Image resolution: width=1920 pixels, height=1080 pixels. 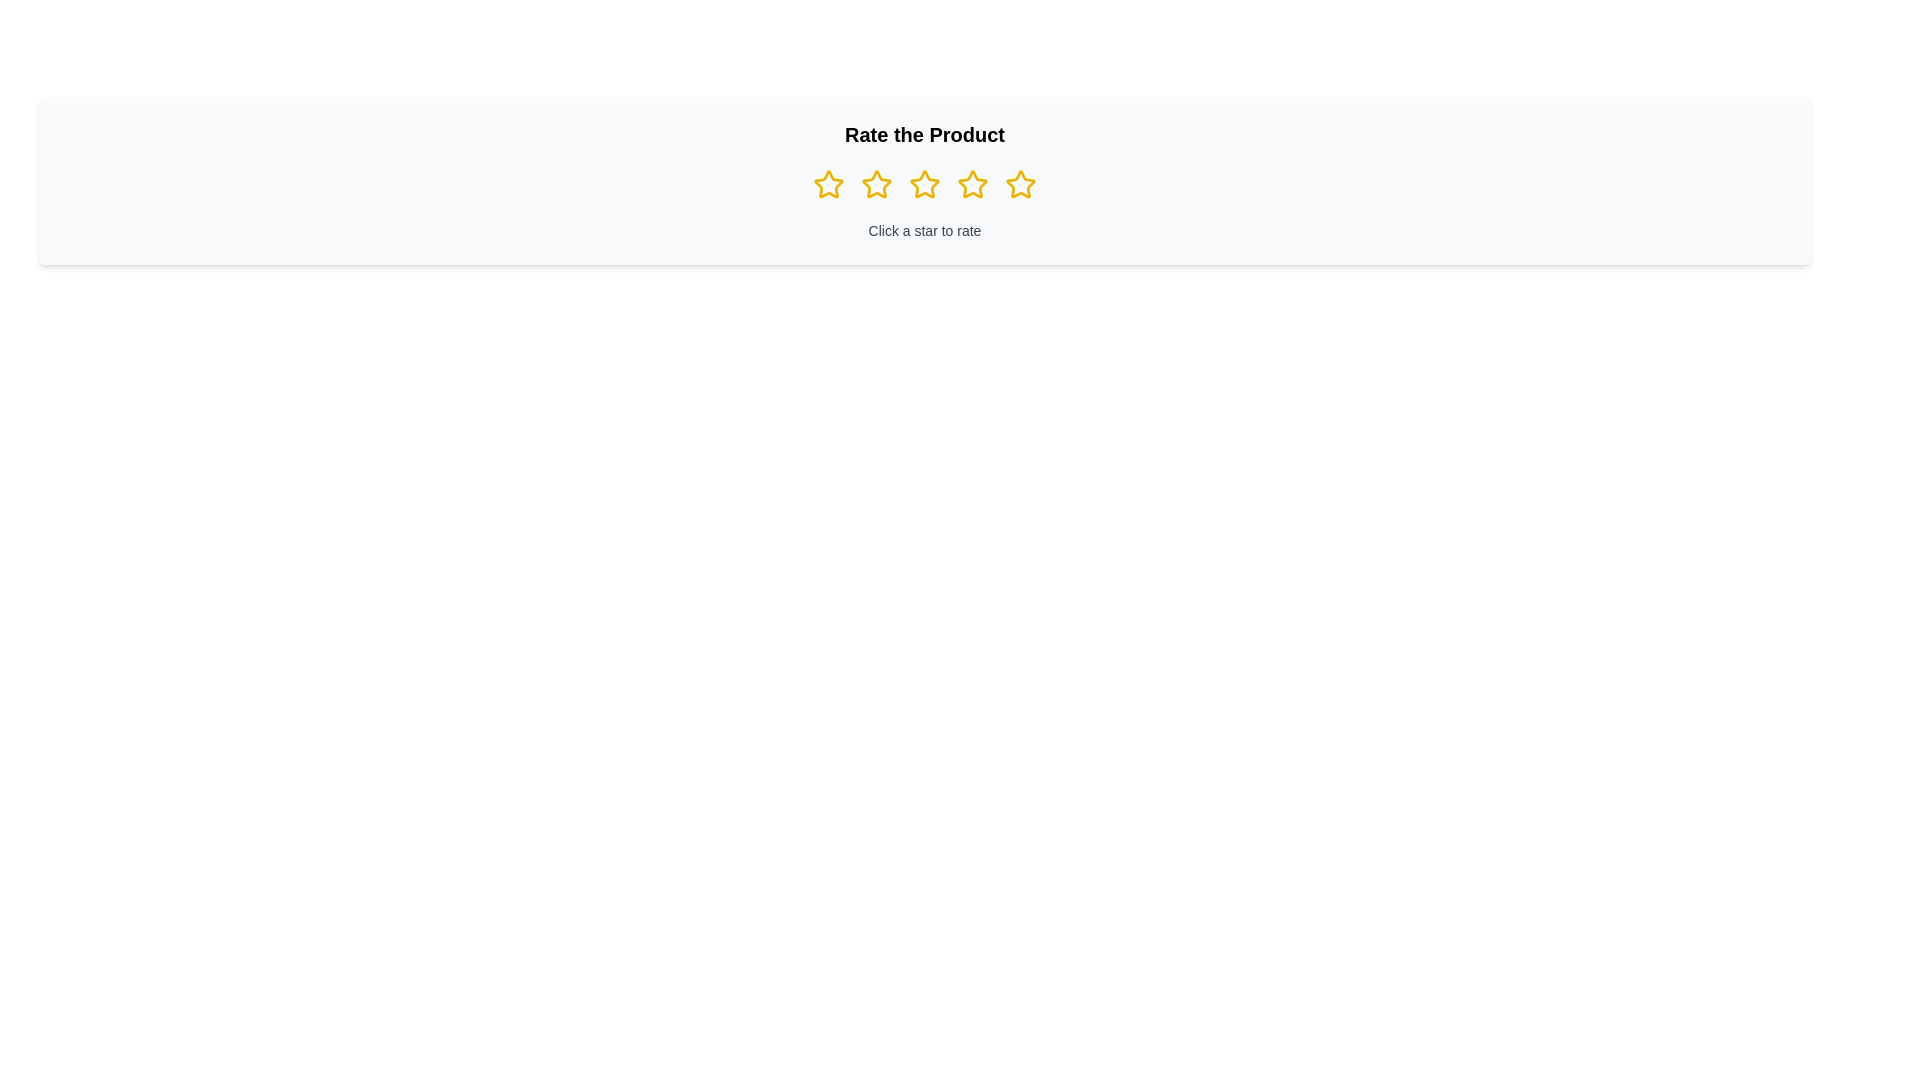 What do you see at coordinates (829, 184) in the screenshot?
I see `the first star icon in the rating system` at bounding box center [829, 184].